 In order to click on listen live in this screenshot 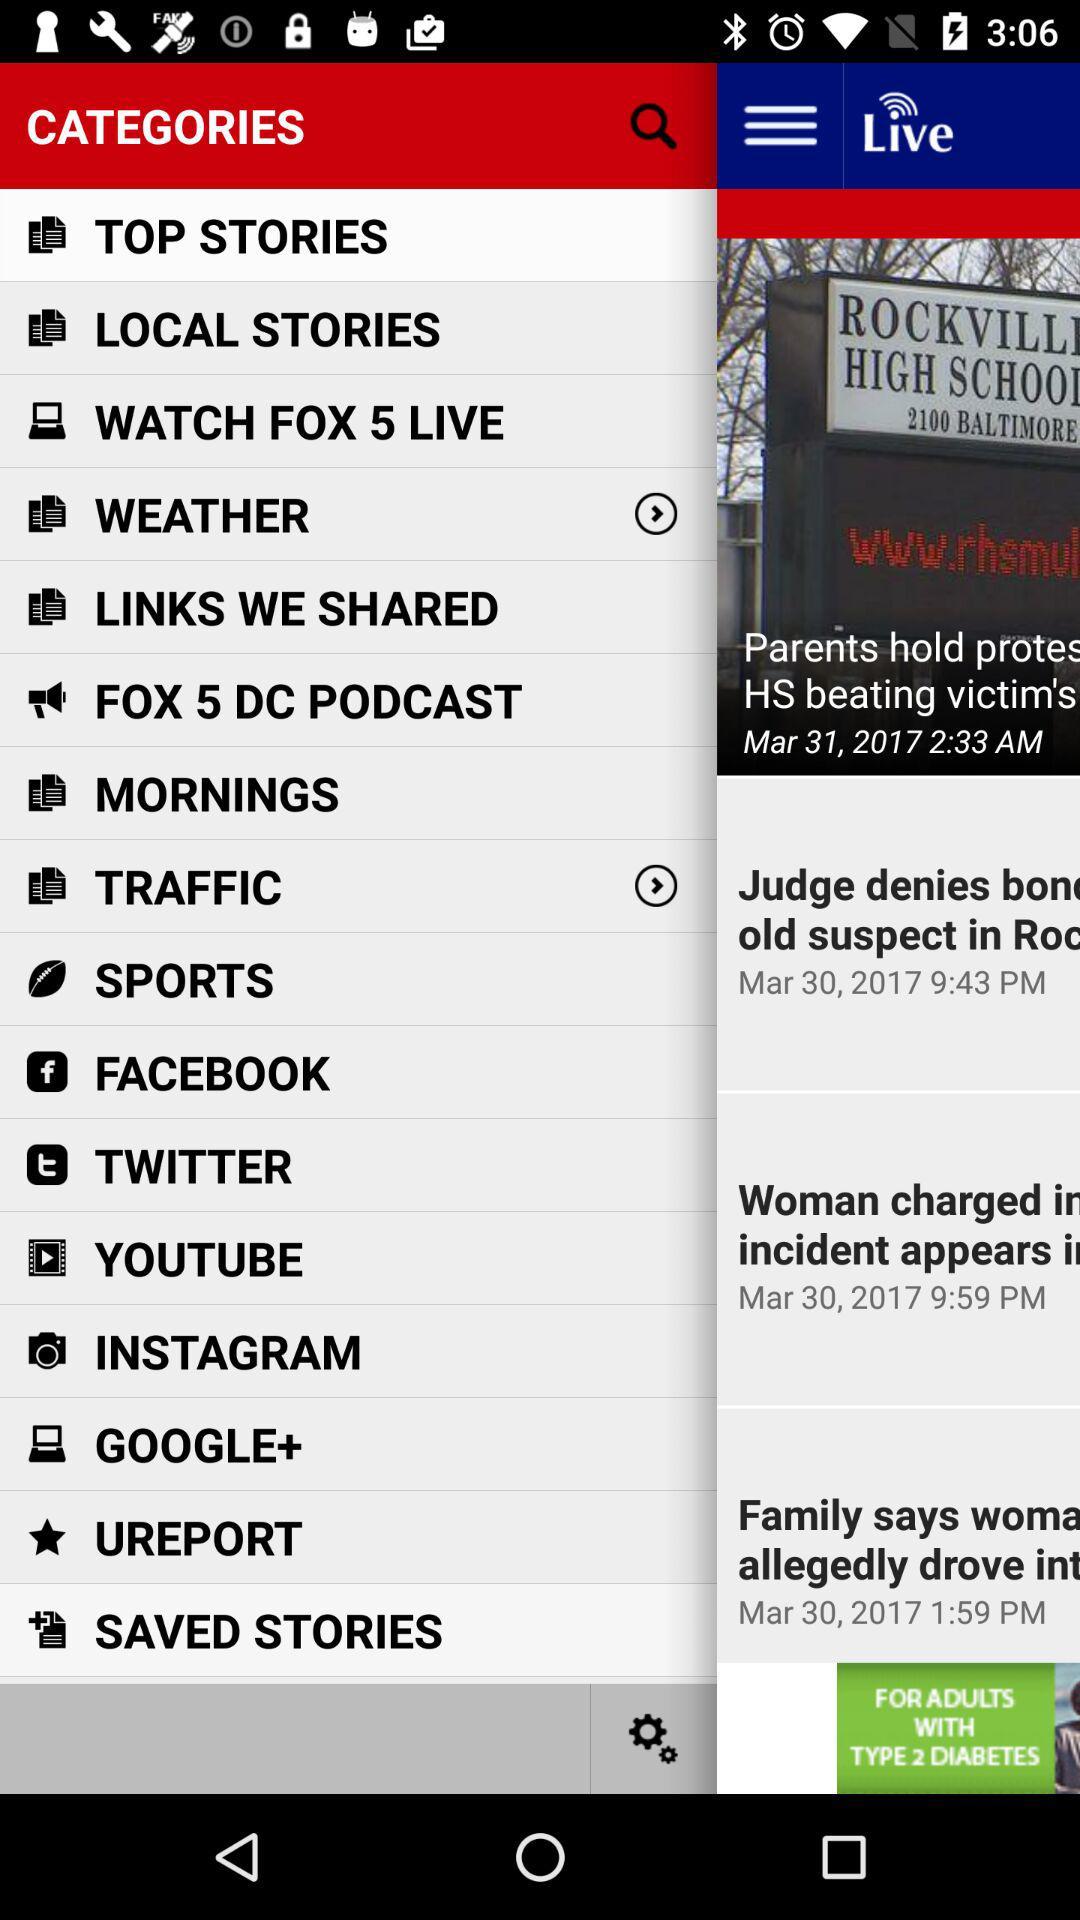, I will do `click(906, 124)`.